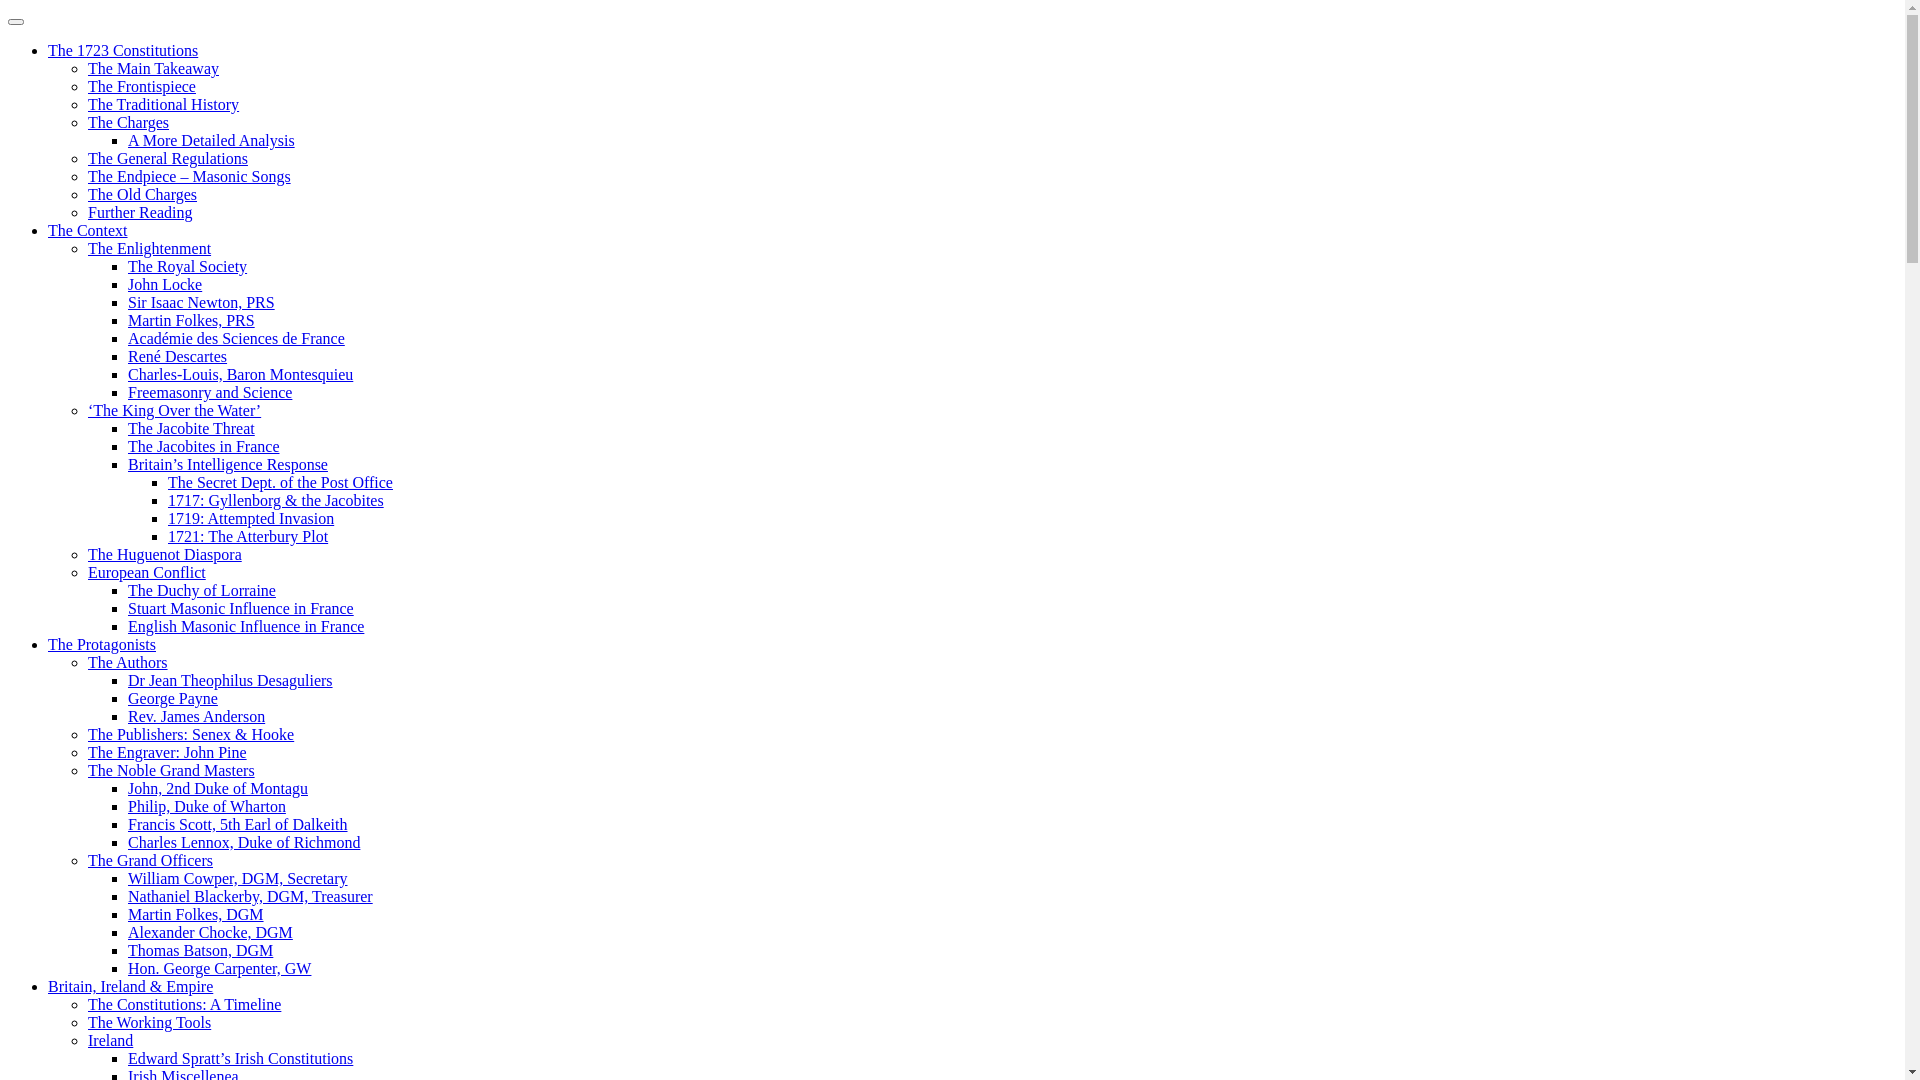 This screenshot has height=1080, width=1920. Describe the element at coordinates (211, 139) in the screenshot. I see `'A More Detailed Analysis'` at that location.